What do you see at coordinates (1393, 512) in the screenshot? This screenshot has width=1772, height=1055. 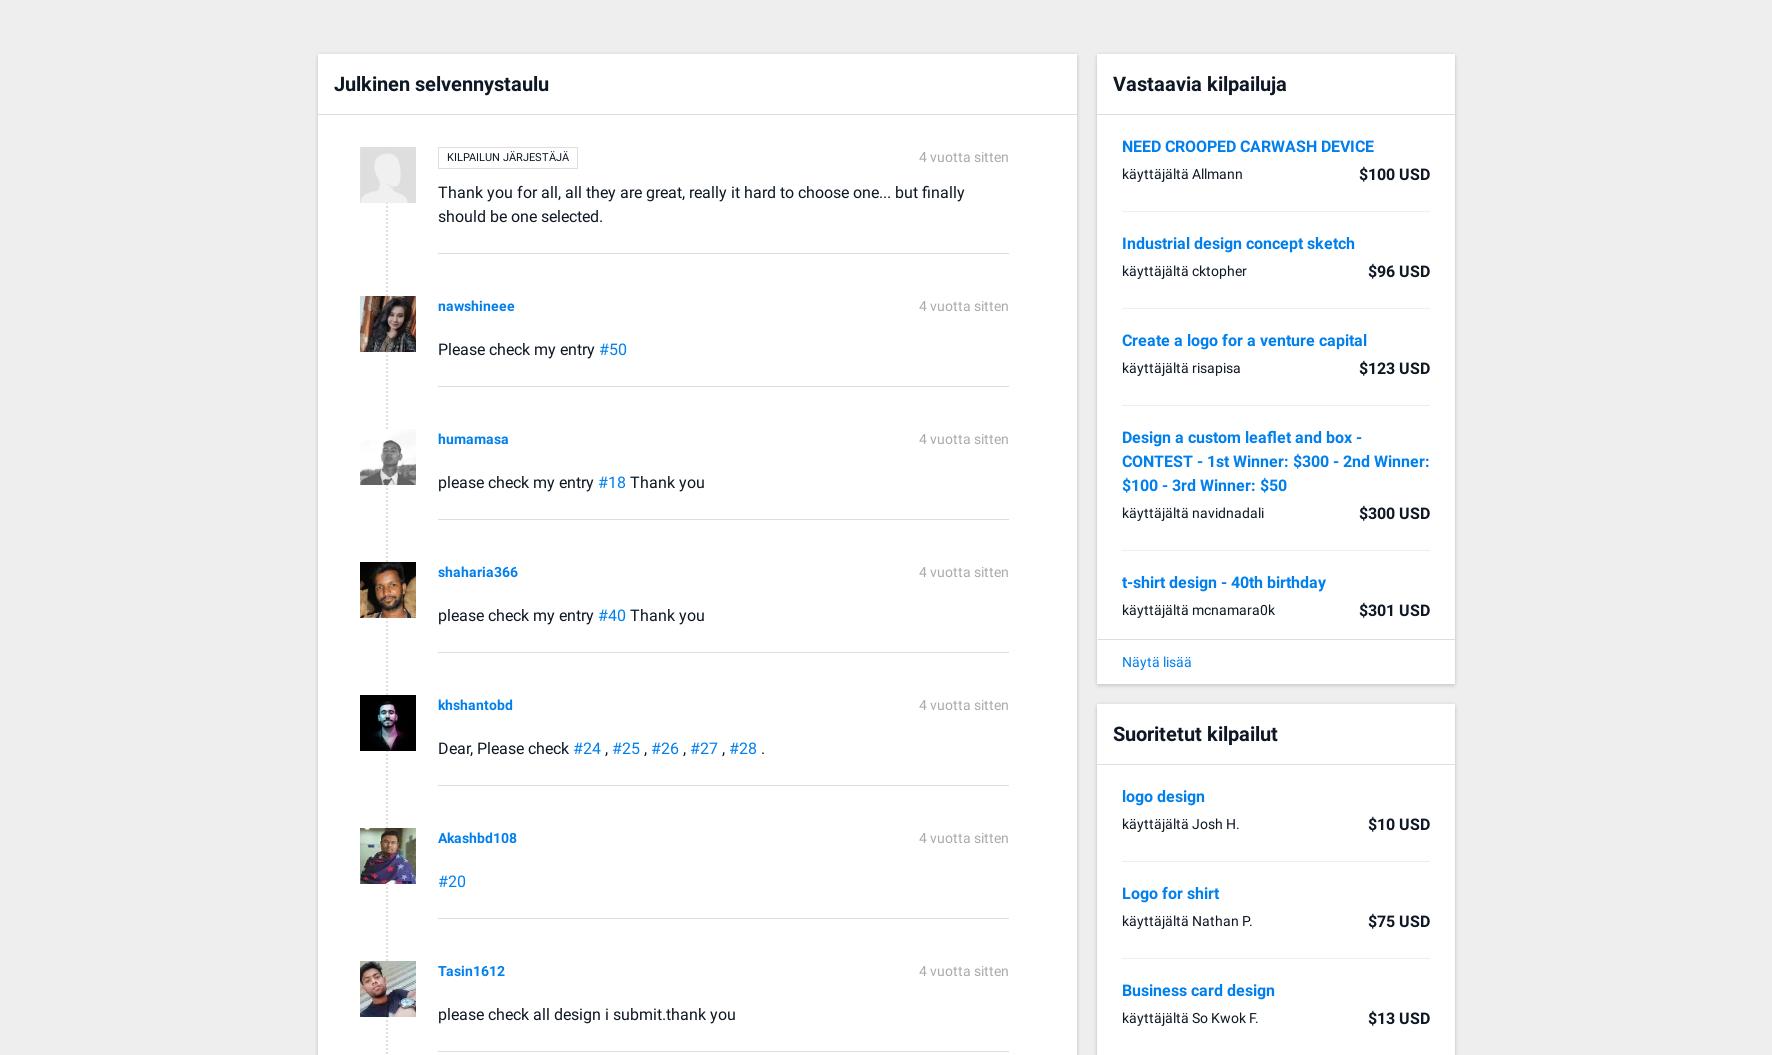 I see `'$300 USD'` at bounding box center [1393, 512].